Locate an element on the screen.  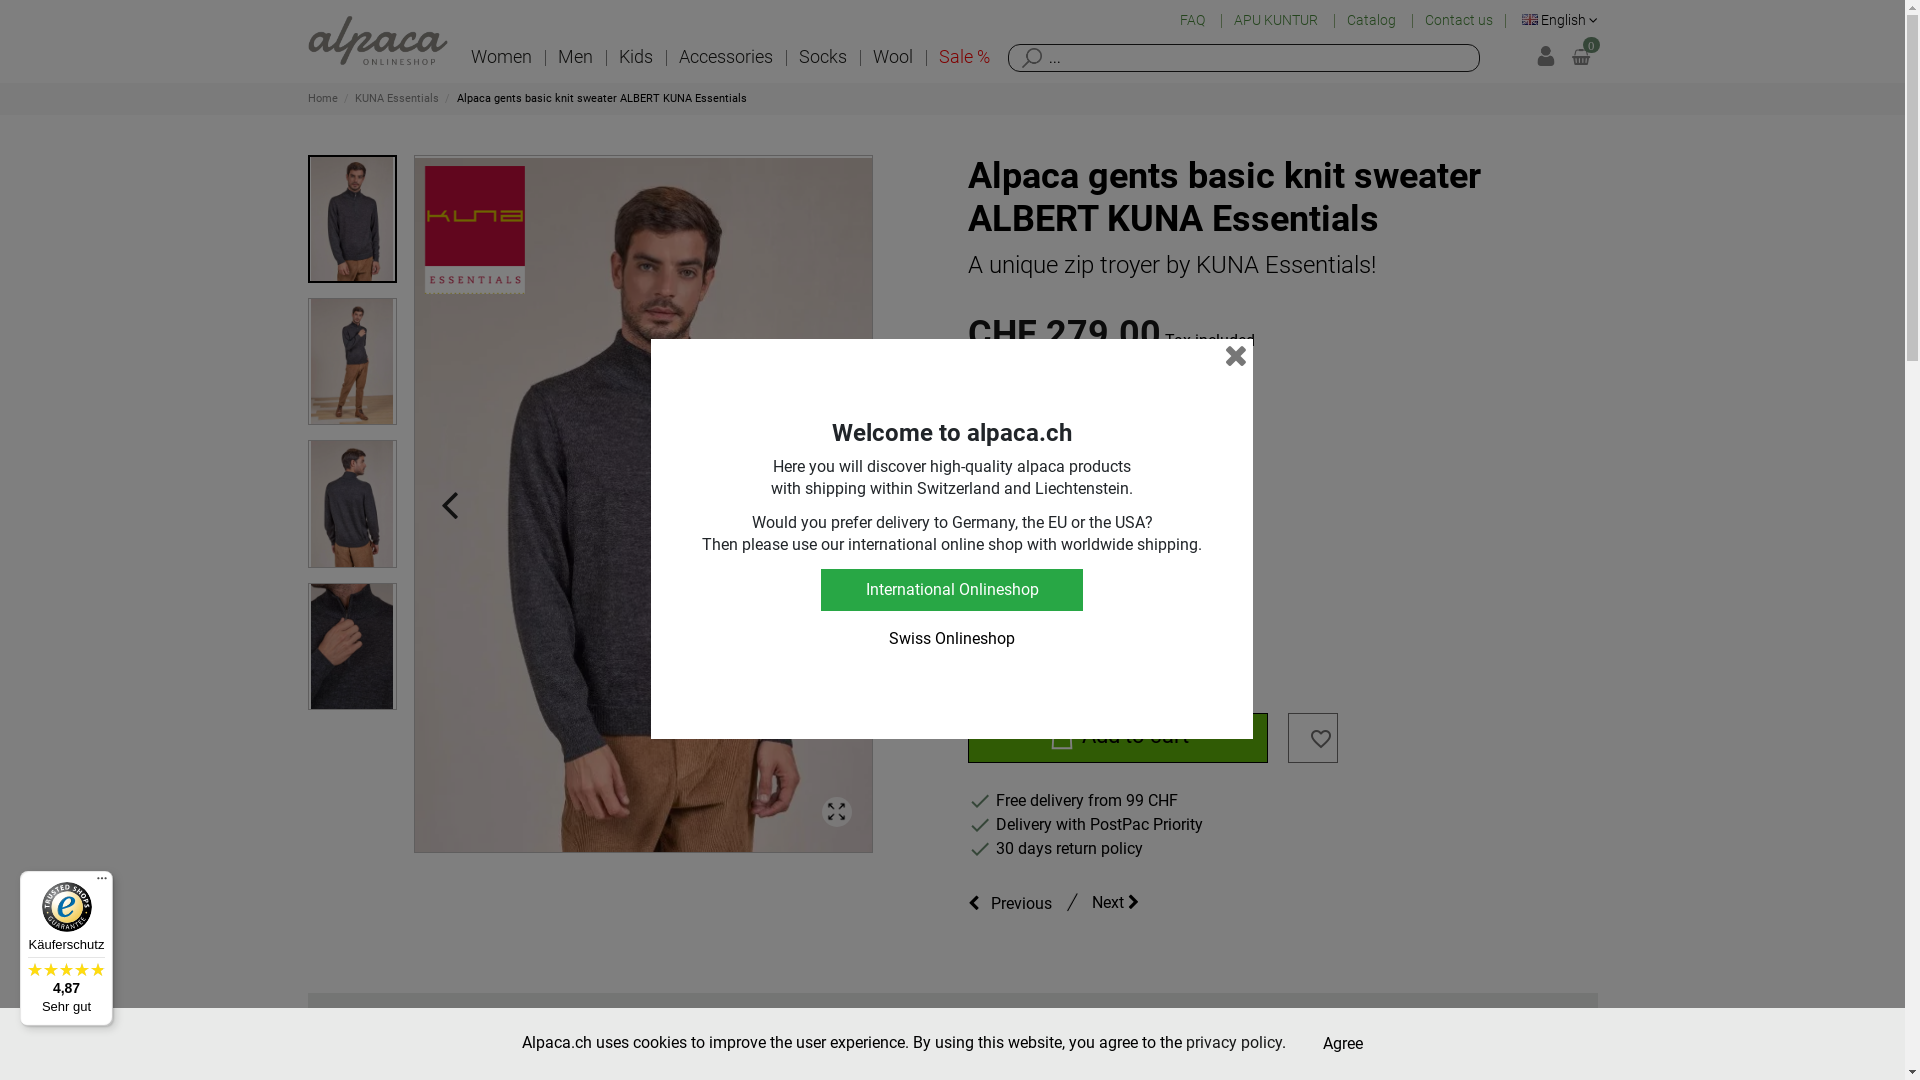
'APU KUNTUR' is located at coordinates (1276, 20).